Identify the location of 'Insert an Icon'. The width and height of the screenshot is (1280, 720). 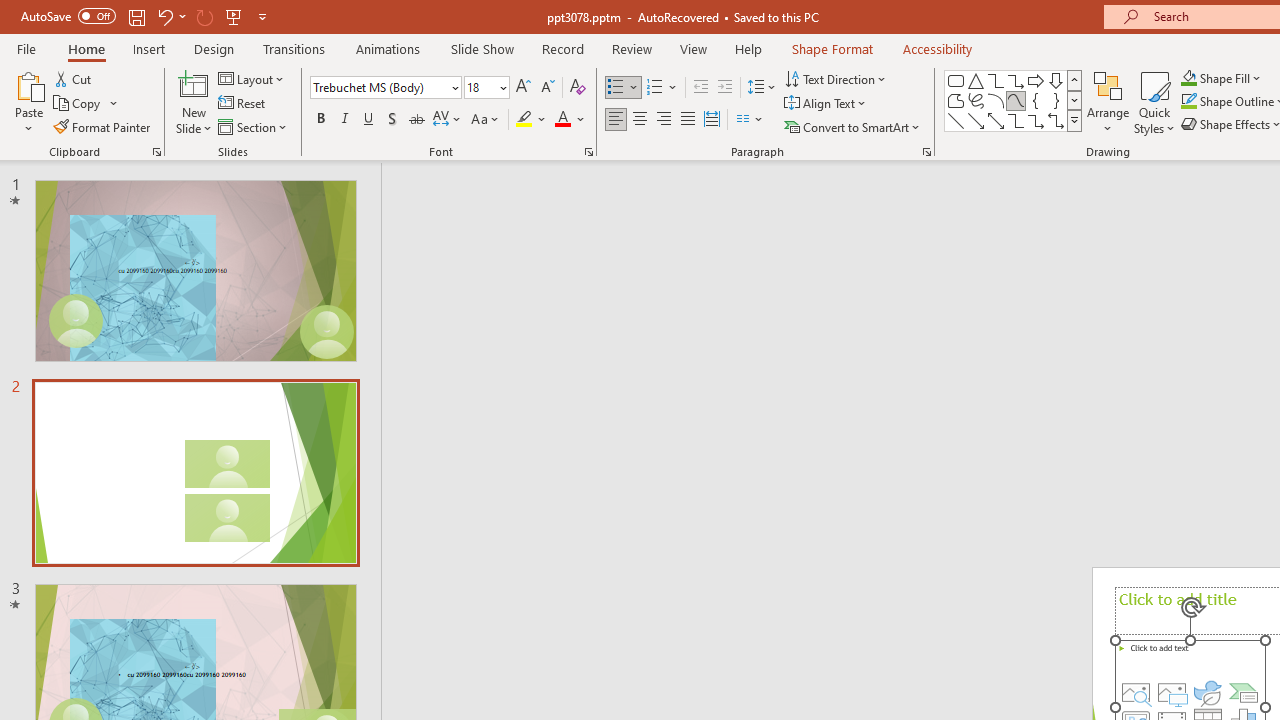
(1206, 692).